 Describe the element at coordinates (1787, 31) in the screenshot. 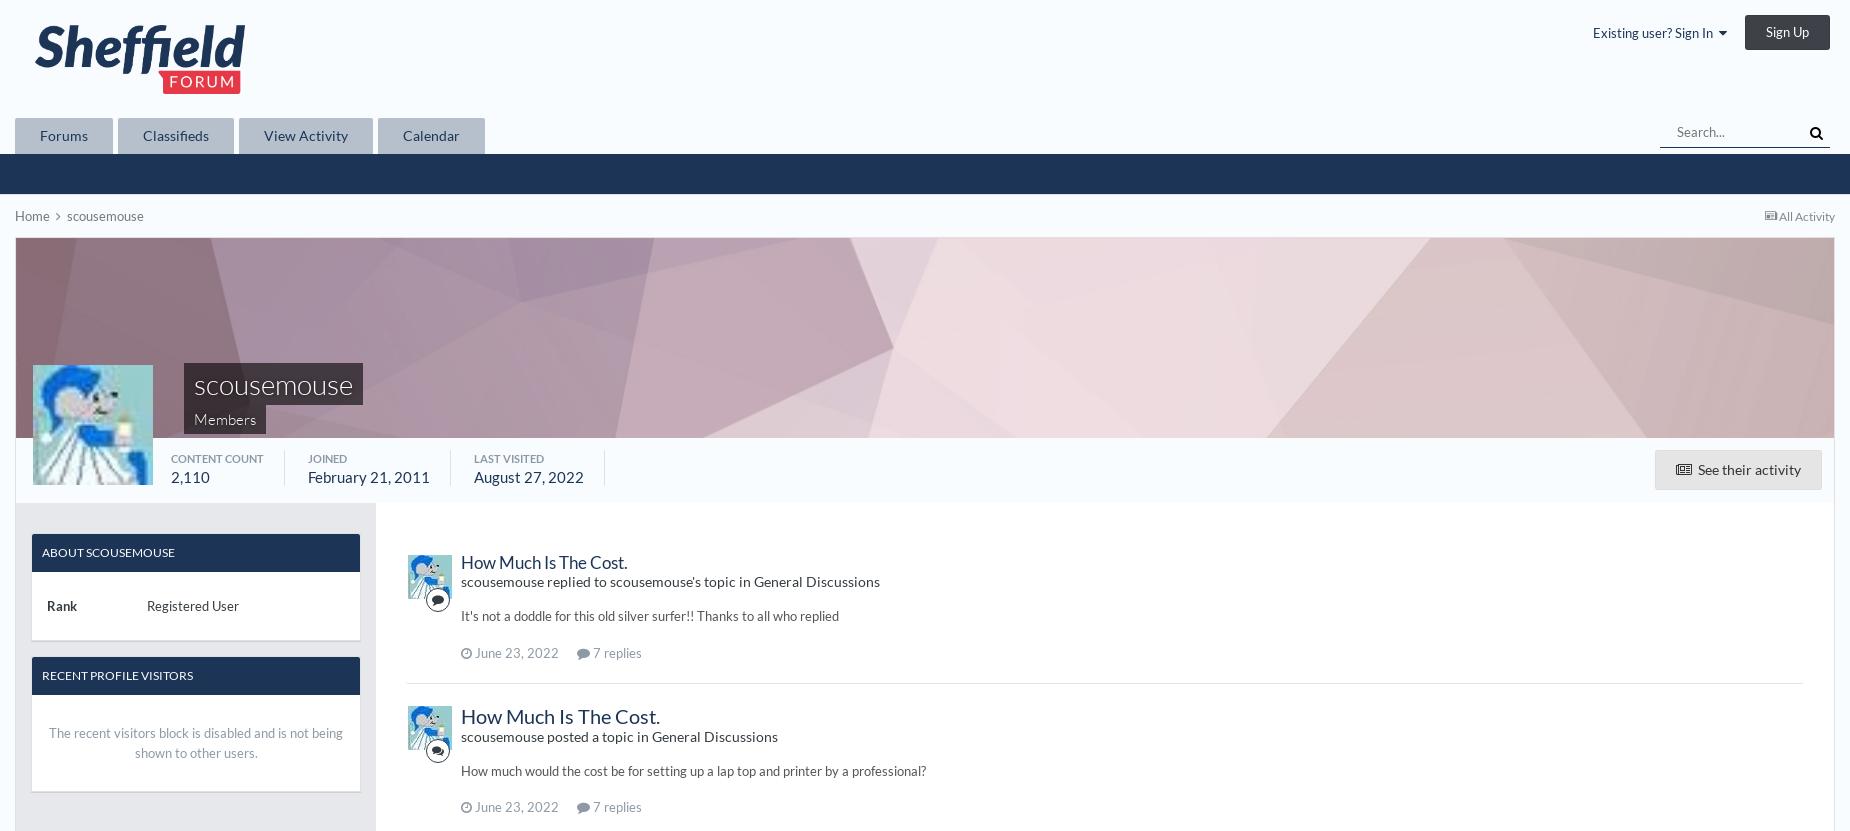

I see `'Sign Up'` at that location.